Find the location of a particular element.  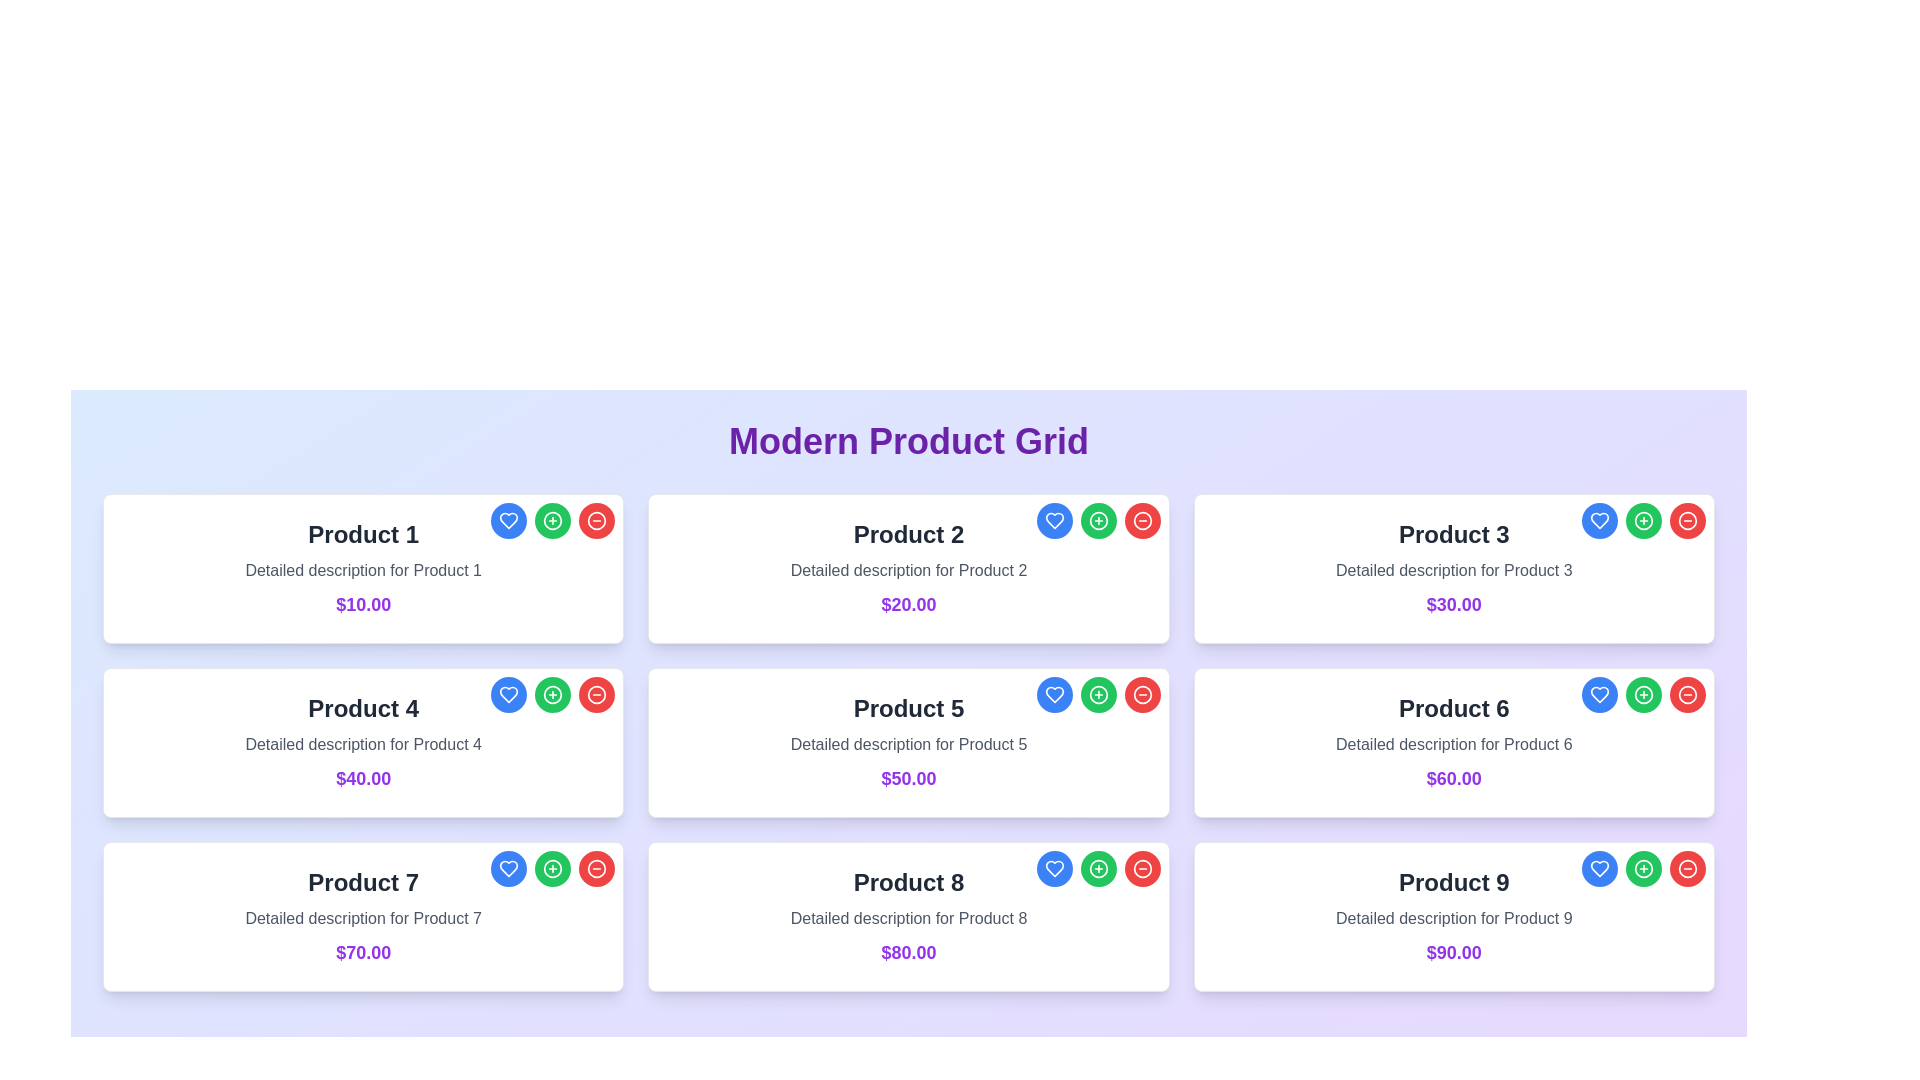

the red 'minus' icon representing the 'remove' action, located as the third icon from the left in a horizontal group on the right side of the product card in the second row and third column of the grid is located at coordinates (596, 693).